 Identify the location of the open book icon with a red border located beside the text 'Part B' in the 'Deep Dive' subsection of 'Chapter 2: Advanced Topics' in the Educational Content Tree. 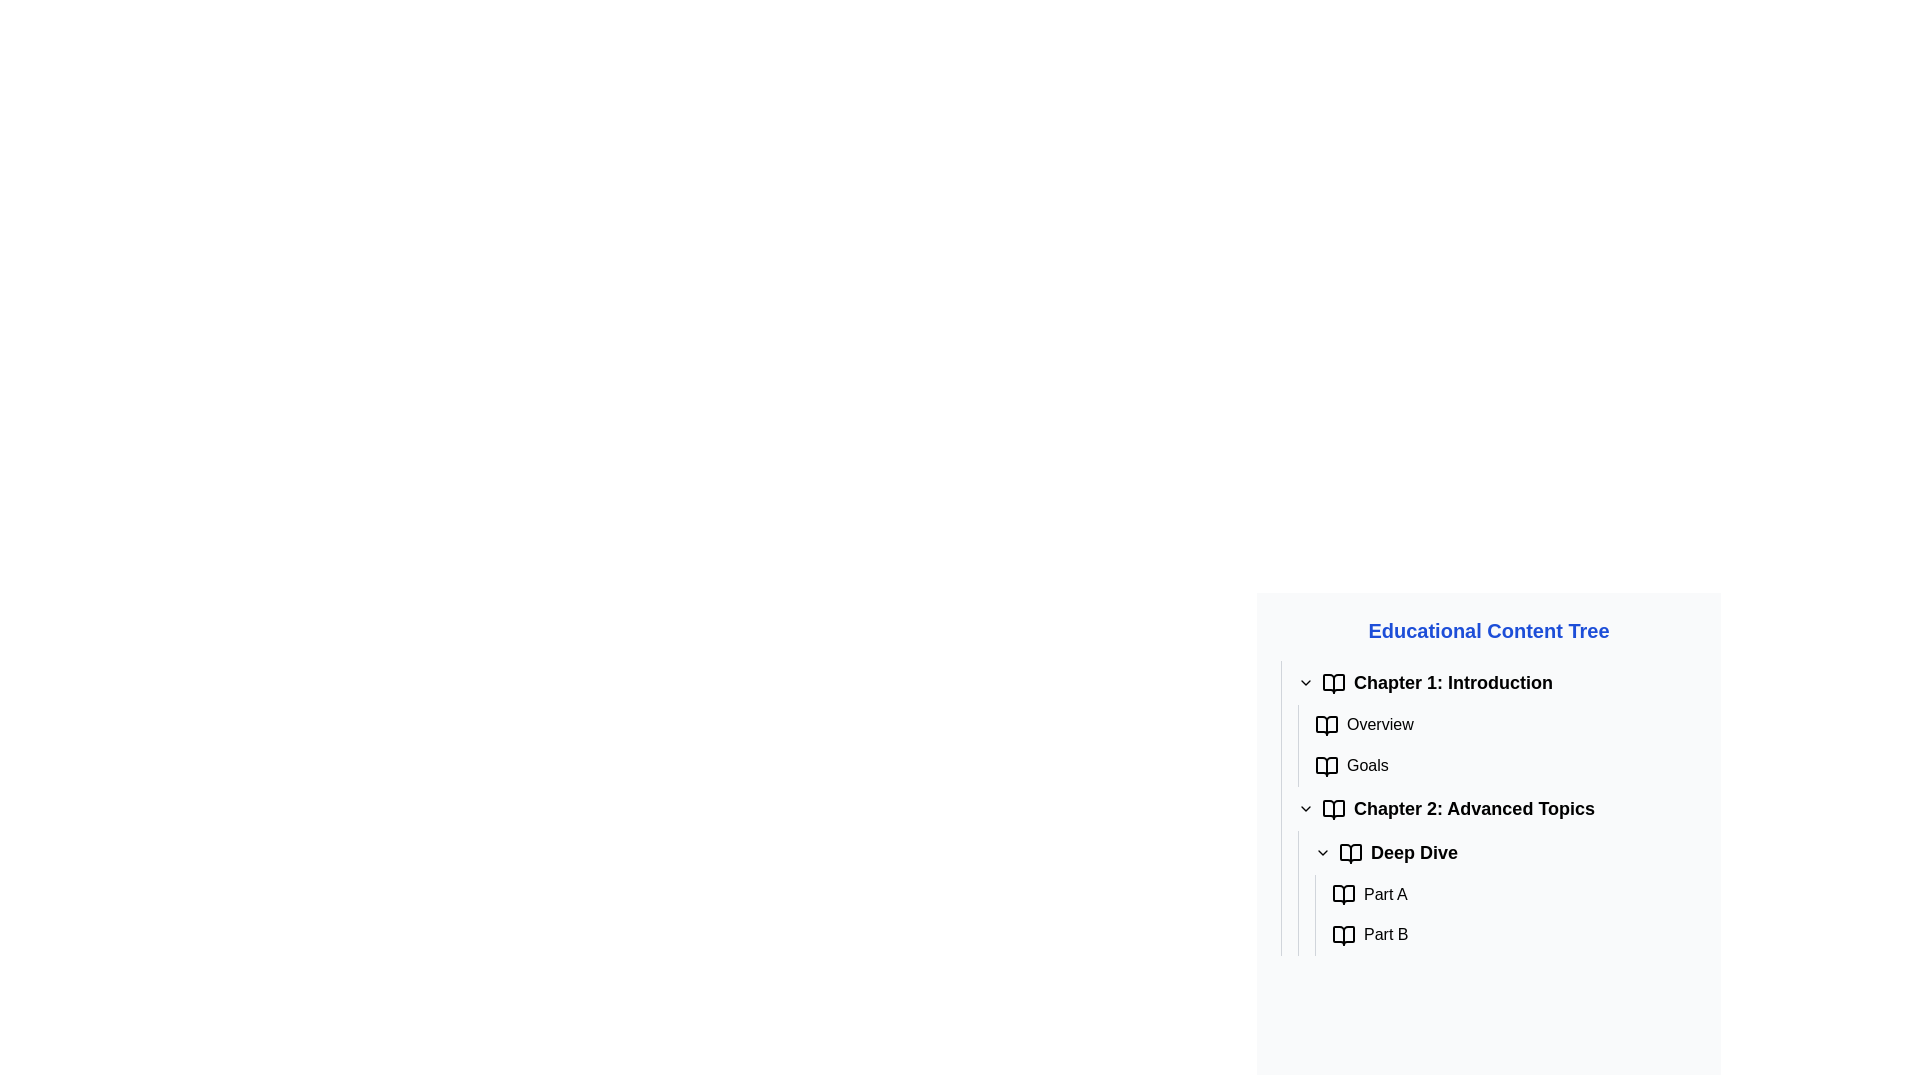
(1344, 936).